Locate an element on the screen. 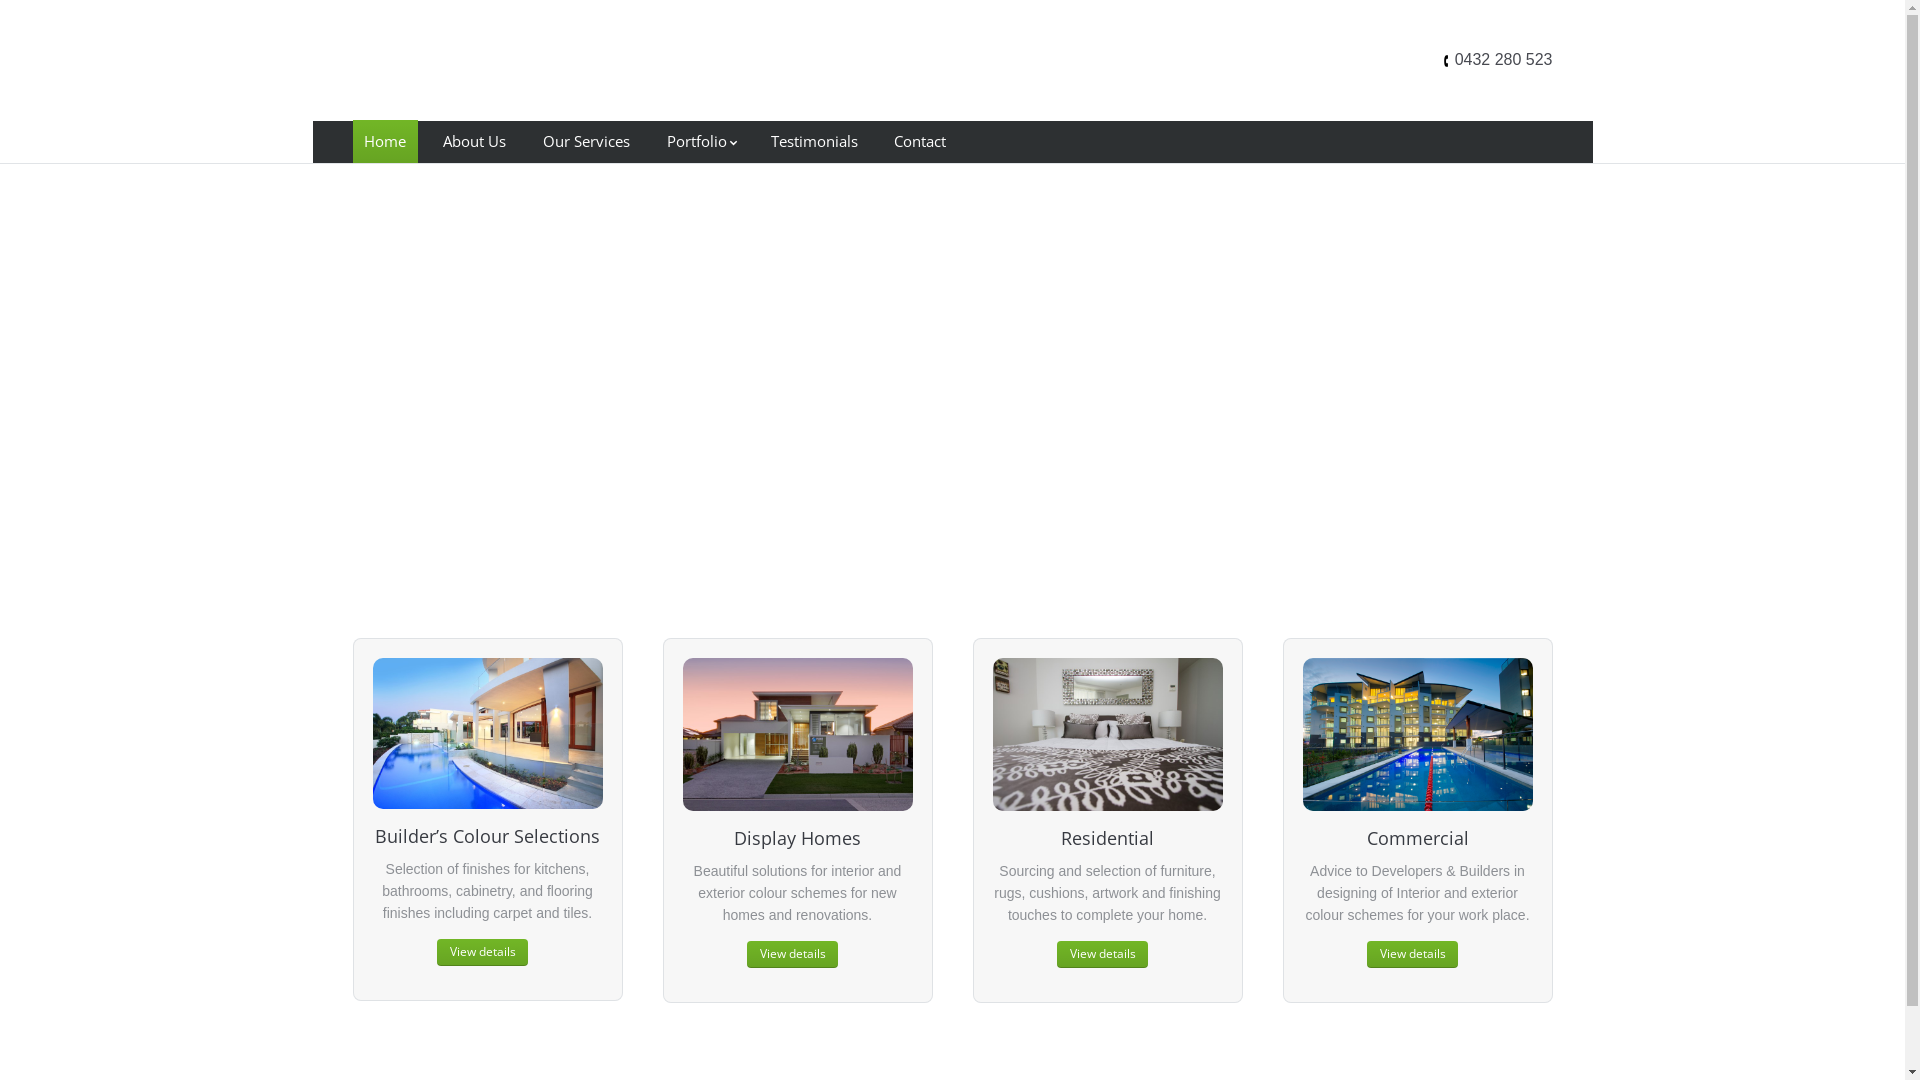 This screenshot has width=1920, height=1080. 'Home' is located at coordinates (384, 140).